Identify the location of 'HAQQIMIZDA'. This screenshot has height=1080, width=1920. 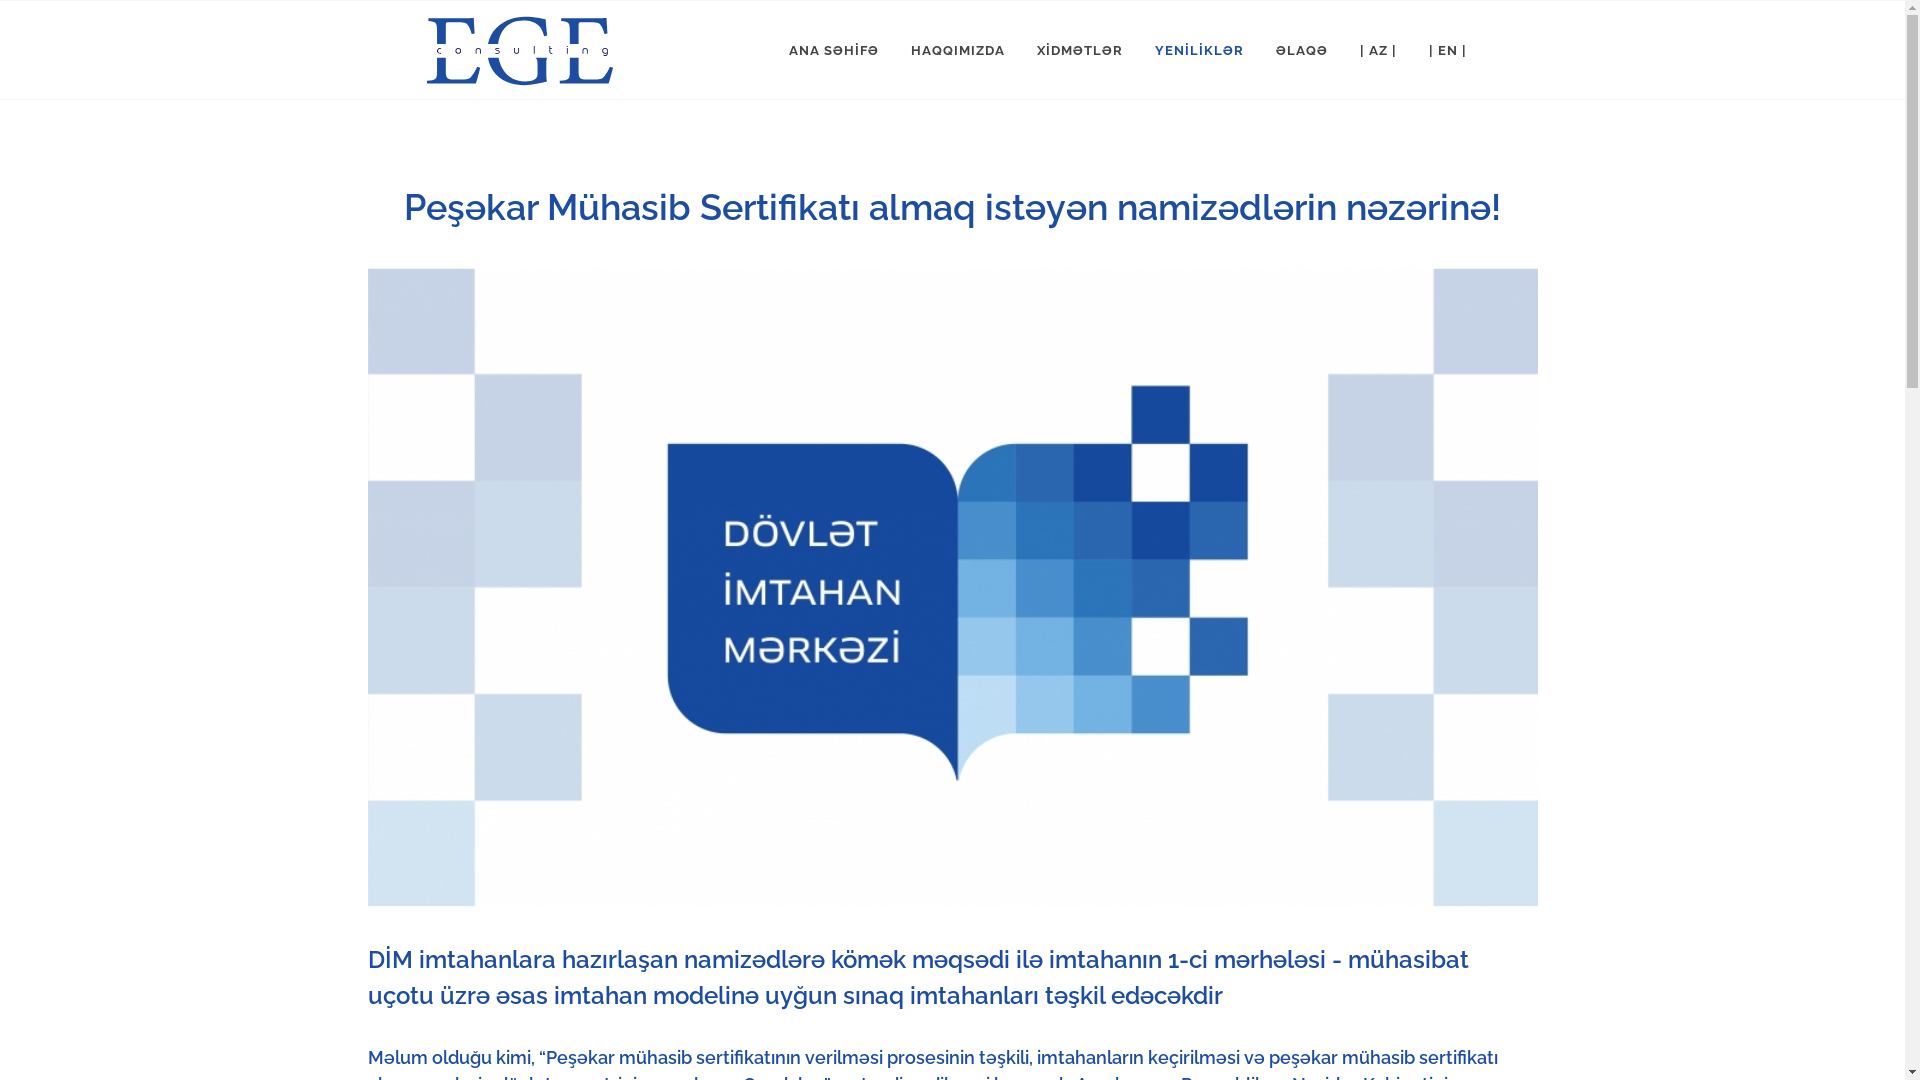
(957, 49).